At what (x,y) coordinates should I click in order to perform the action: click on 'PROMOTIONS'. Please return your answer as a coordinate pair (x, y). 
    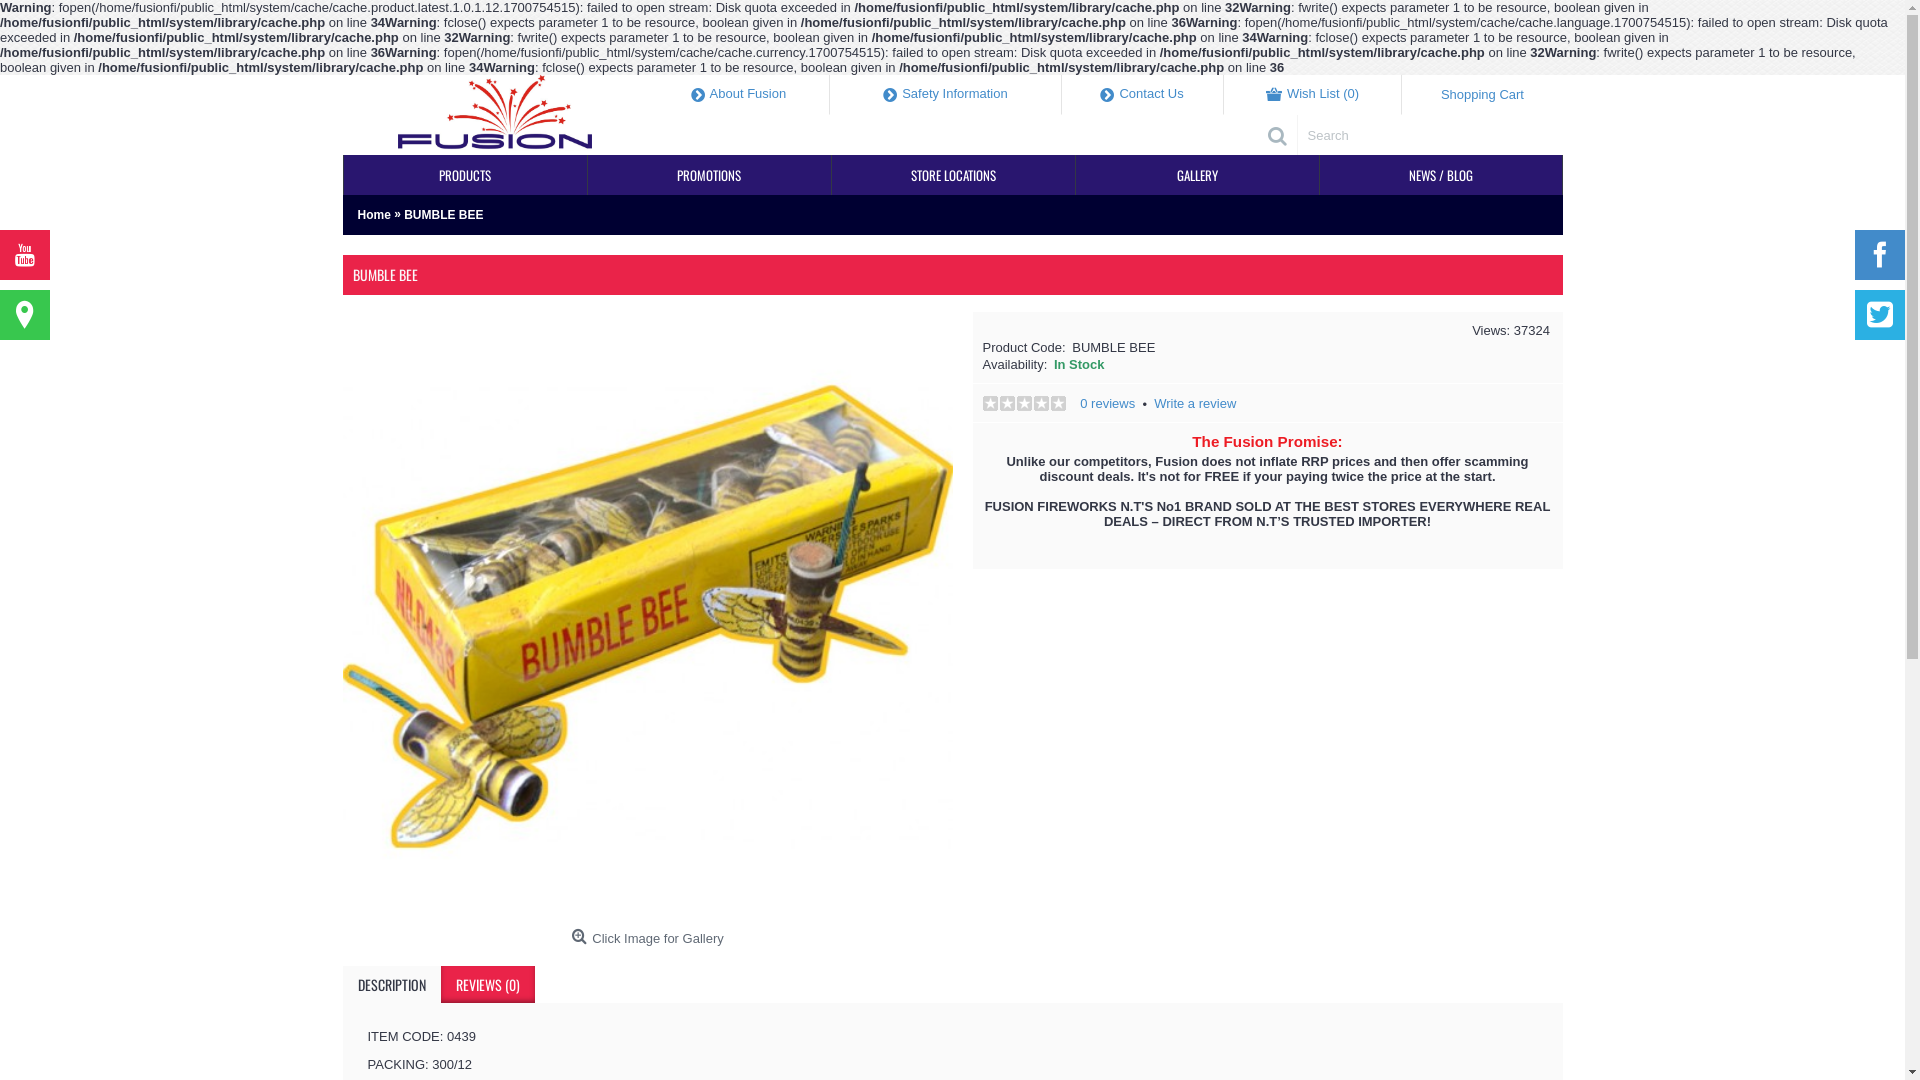
    Looking at the image, I should click on (709, 173).